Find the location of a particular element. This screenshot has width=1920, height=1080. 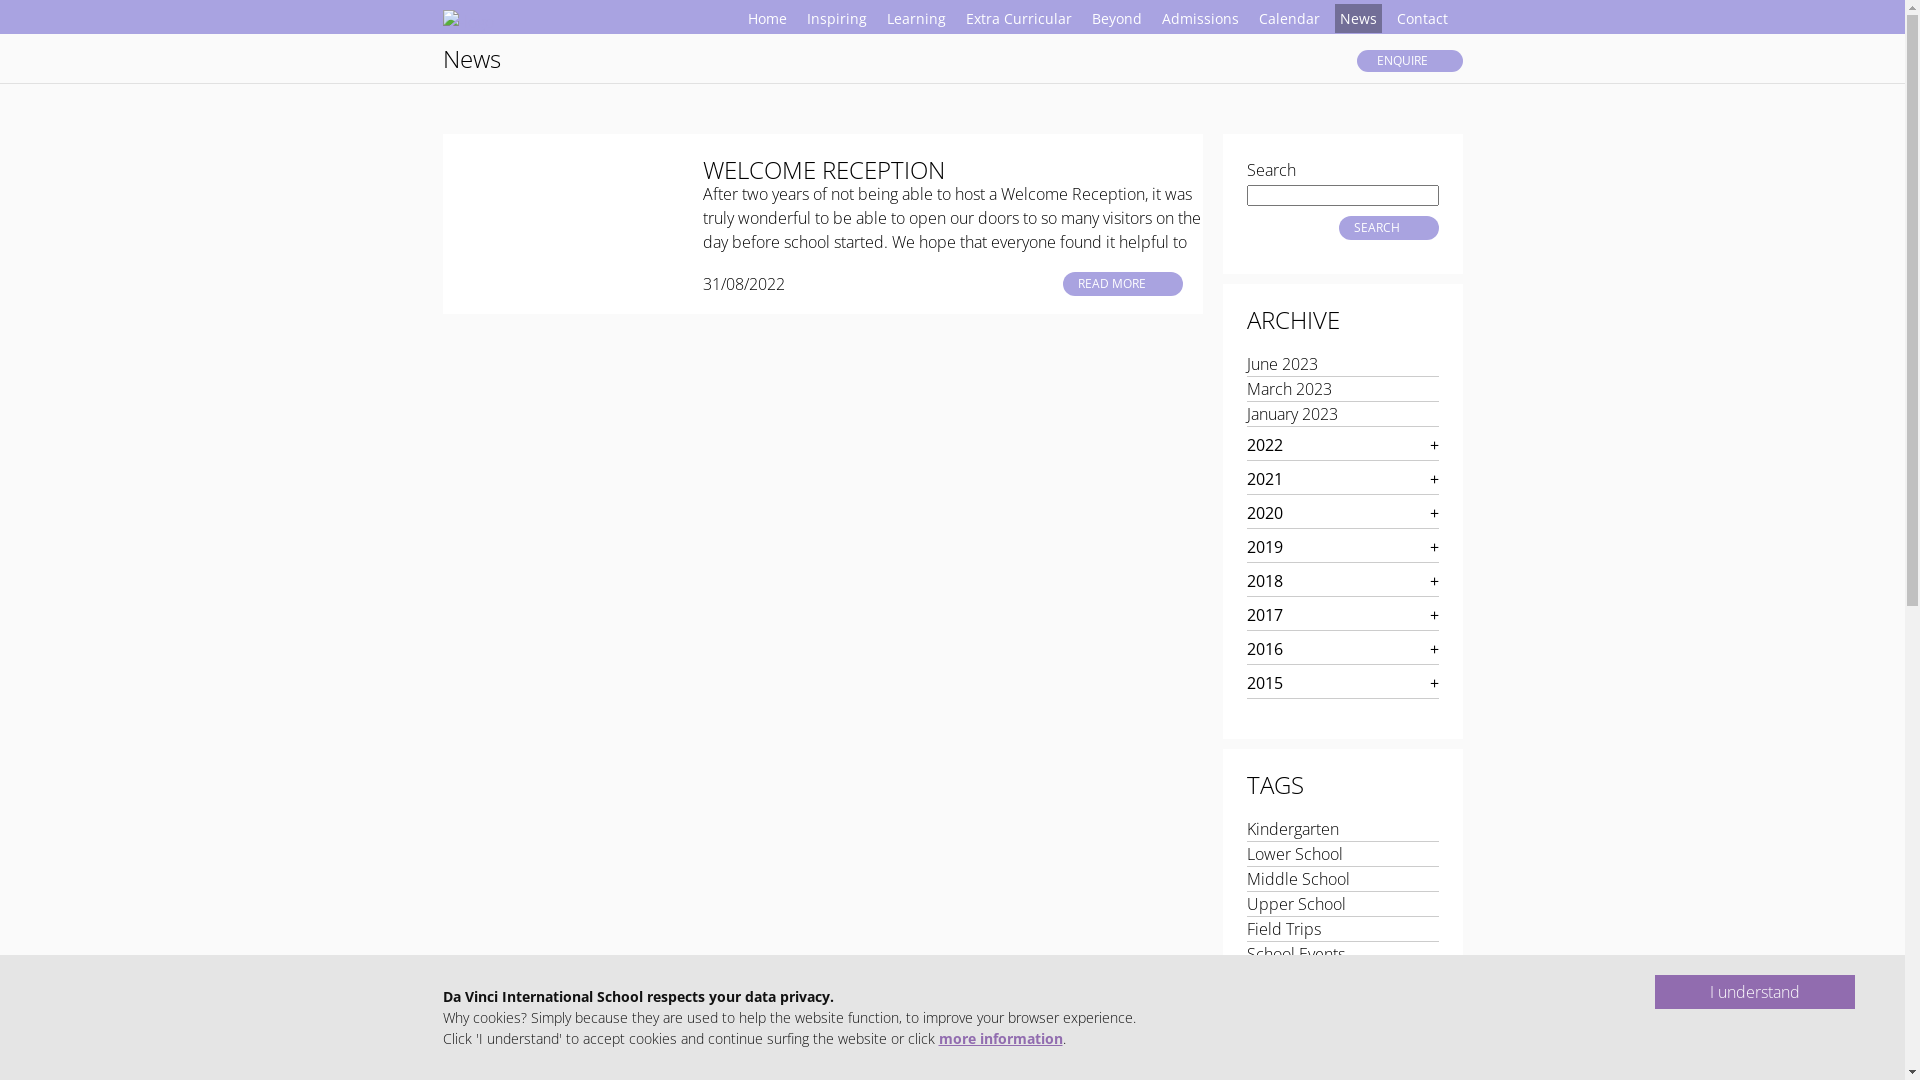

'News' is located at coordinates (1357, 18).